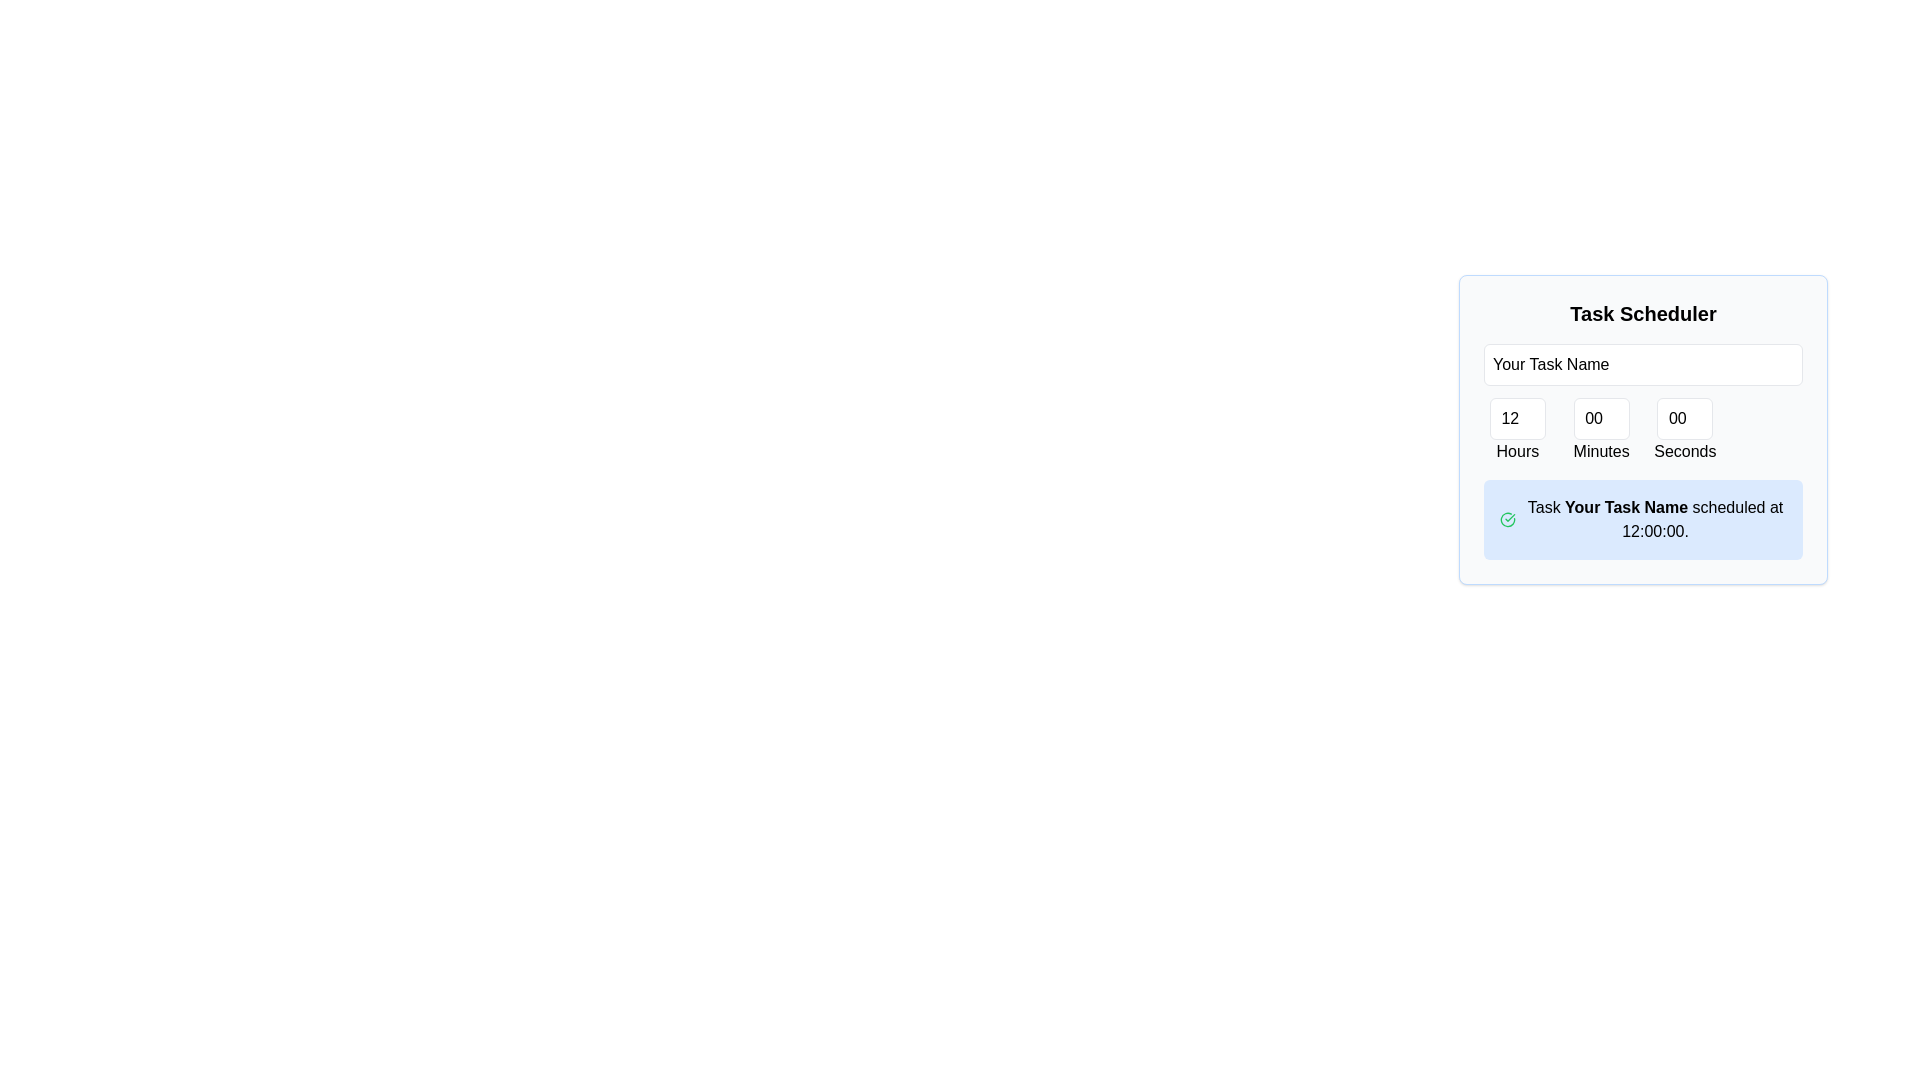 This screenshot has height=1080, width=1920. I want to click on green circular icon with a checkmark located to the far left of the text 'Task Your Task Name scheduled at 12:00:00.', so click(1507, 519).